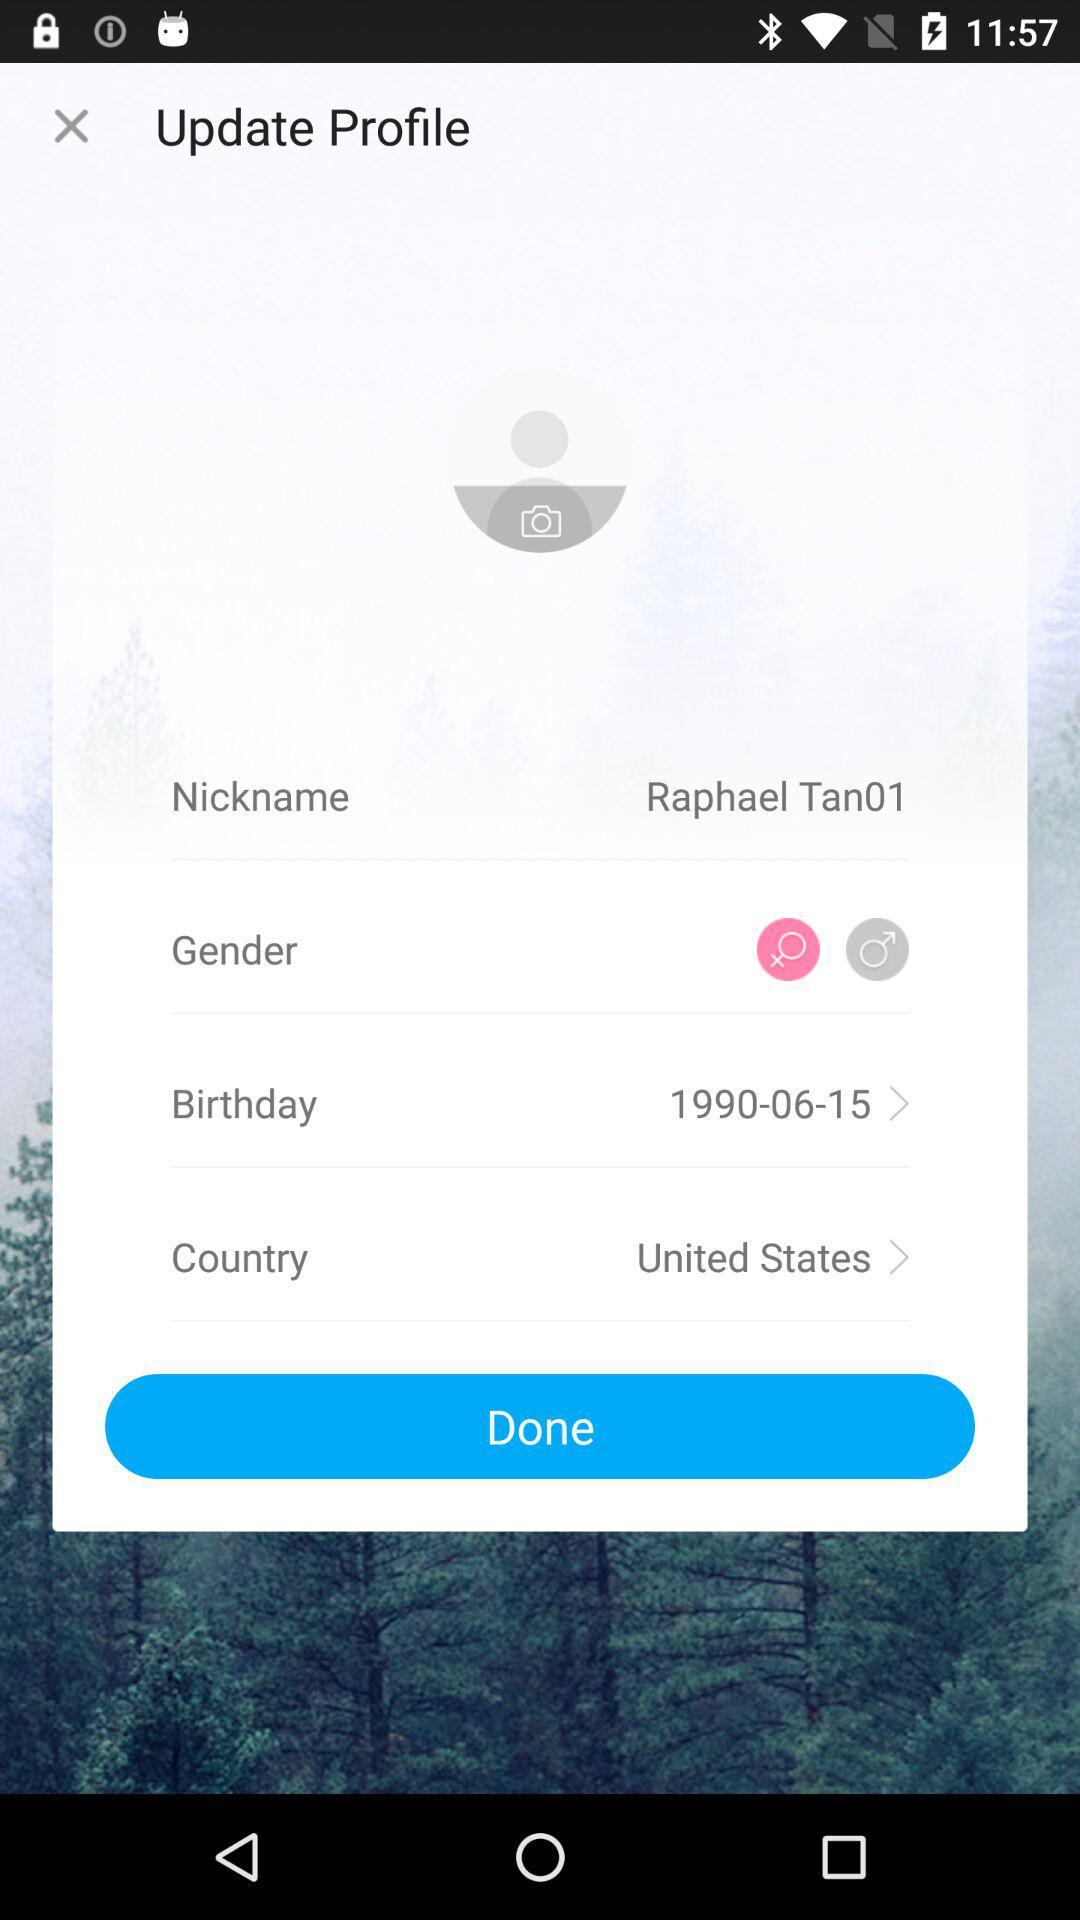 This screenshot has height=1920, width=1080. Describe the element at coordinates (70, 124) in the screenshot. I see `window` at that location.